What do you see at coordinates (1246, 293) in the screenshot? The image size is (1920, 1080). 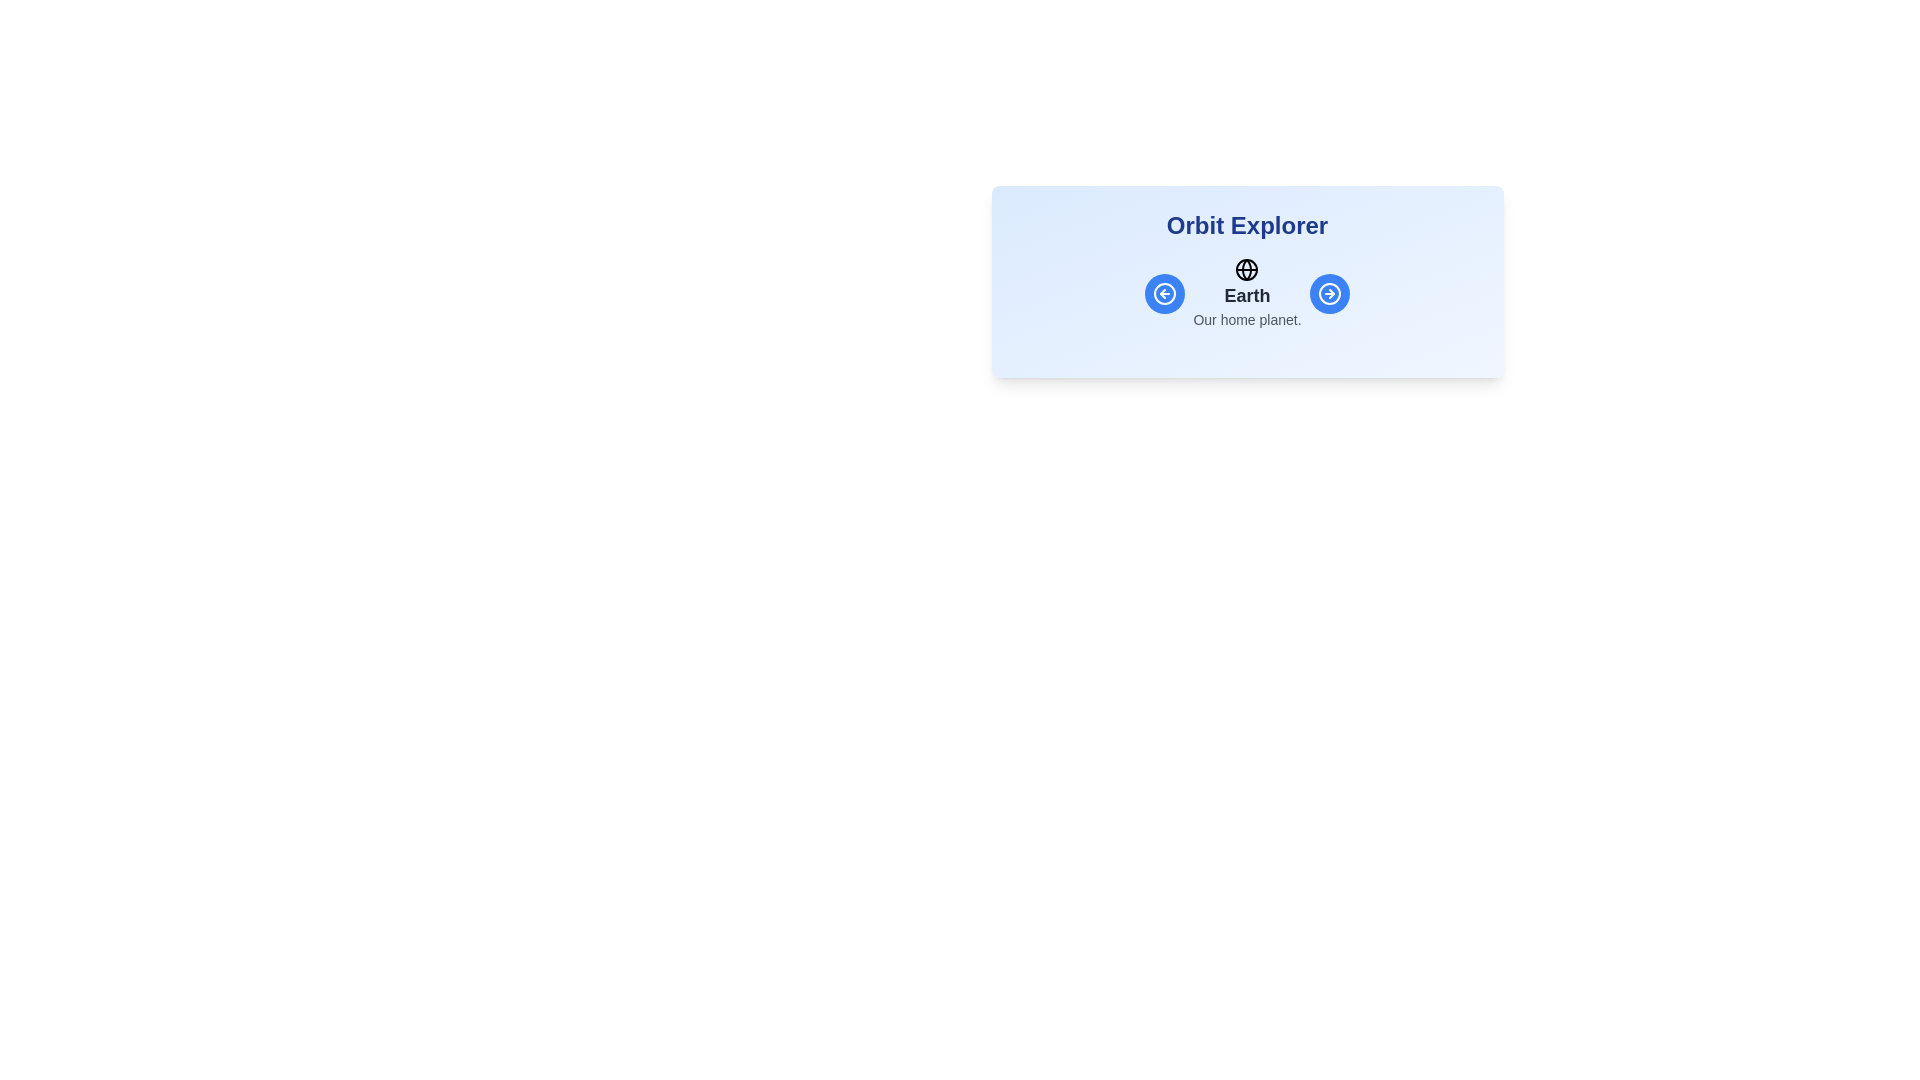 I see `the text-based informational component that displays a title and description about 'Earth', located directly beneath 'Orbit Explorer'` at bounding box center [1246, 293].